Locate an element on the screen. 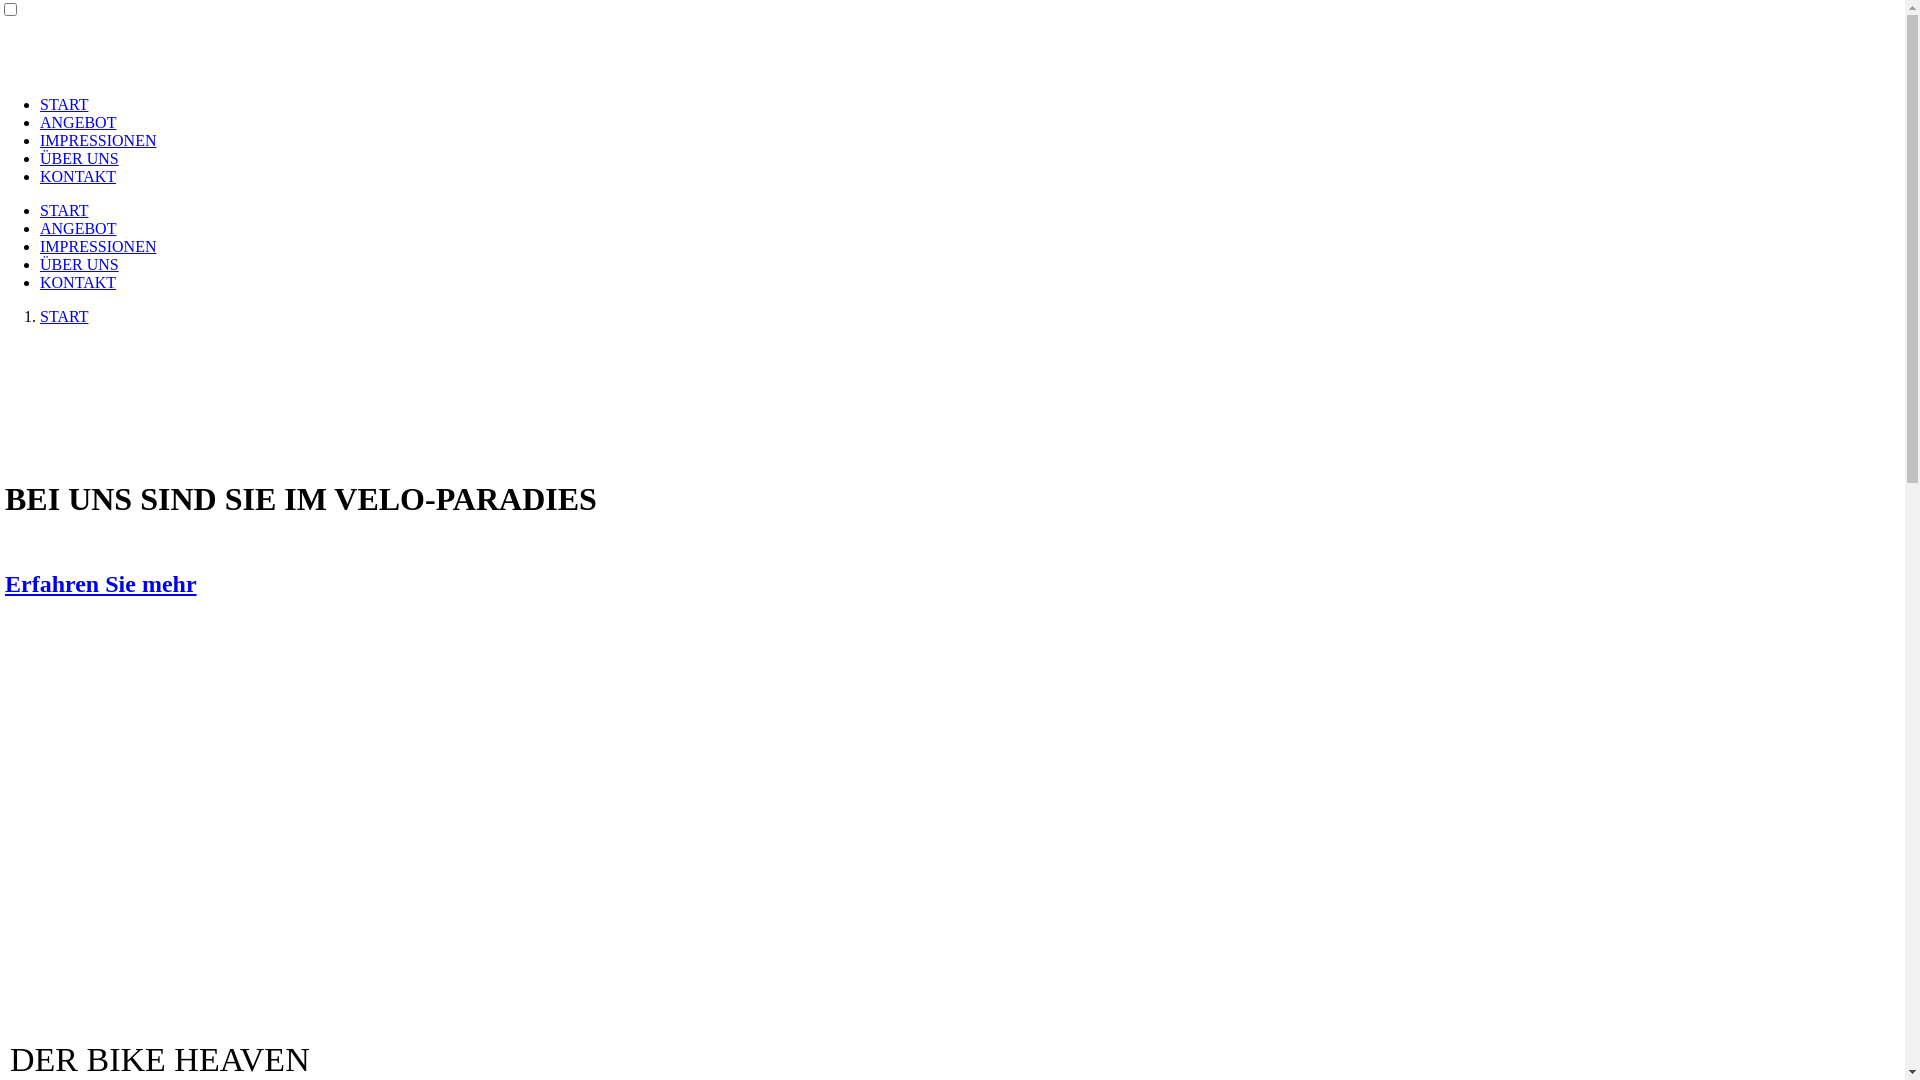 The height and width of the screenshot is (1080, 1920). 'START' is located at coordinates (63, 315).